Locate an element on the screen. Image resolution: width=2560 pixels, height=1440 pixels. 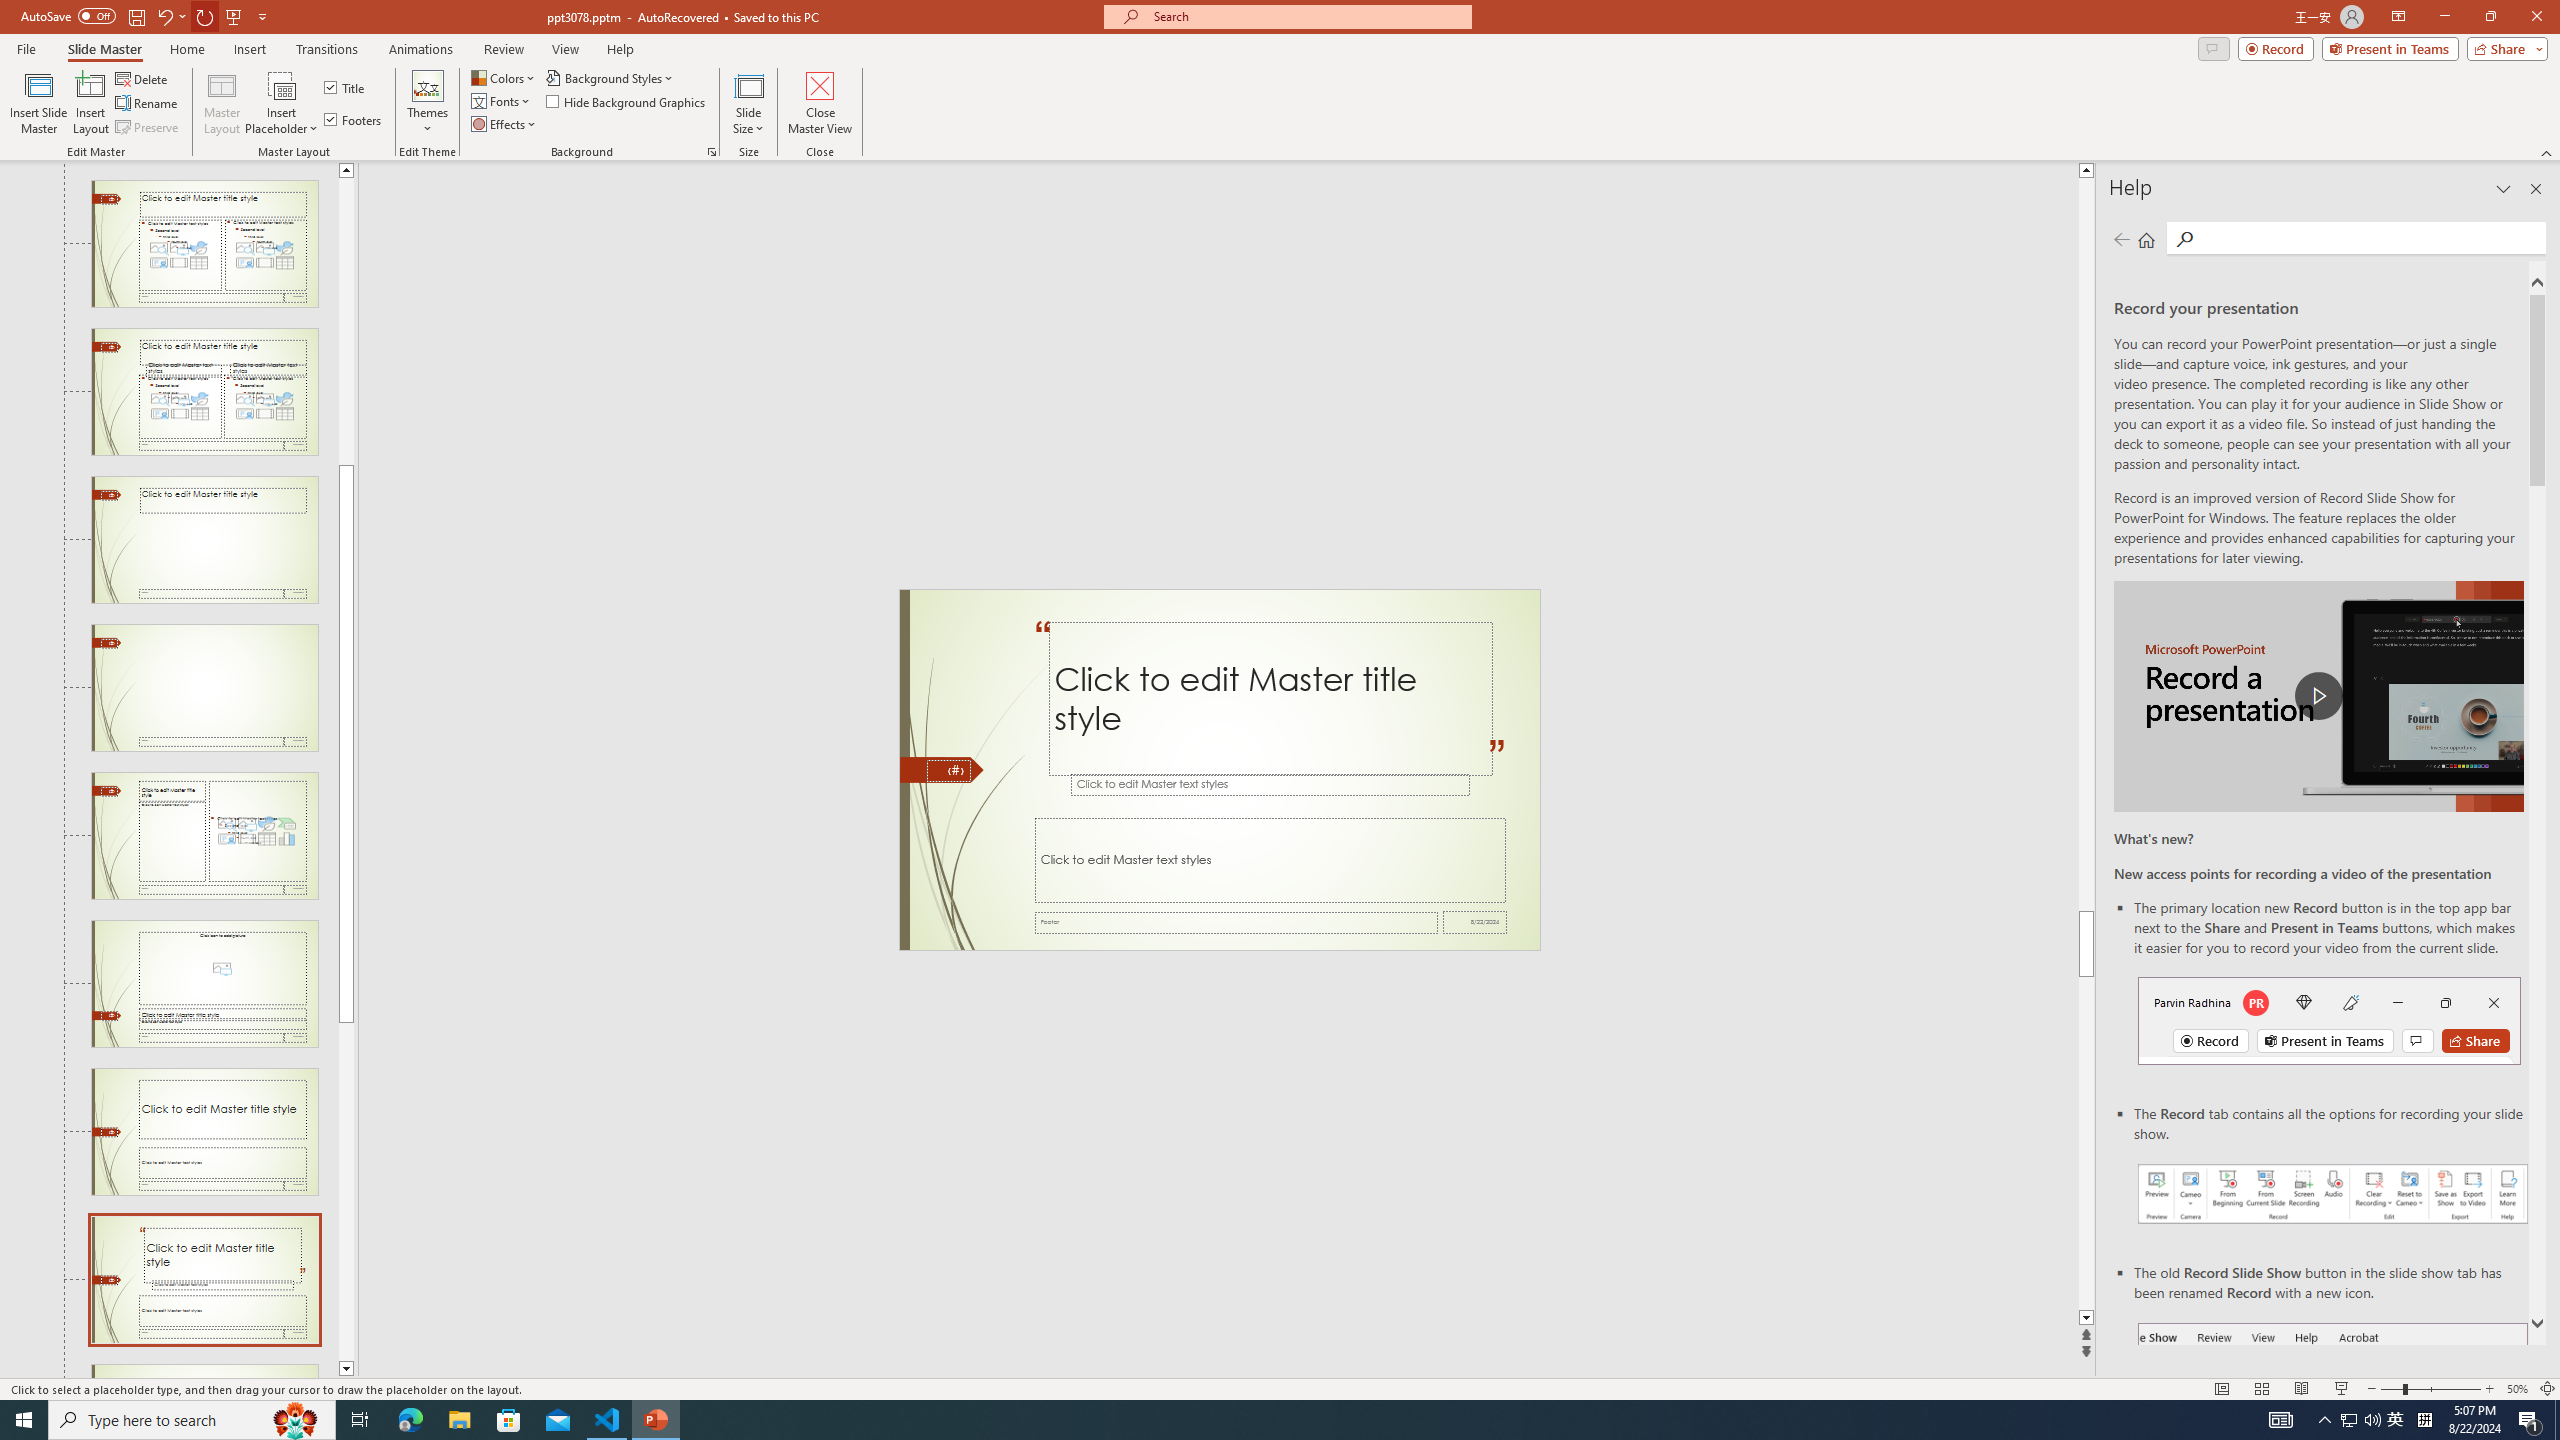
'play Record a Presentation' is located at coordinates (2318, 696).